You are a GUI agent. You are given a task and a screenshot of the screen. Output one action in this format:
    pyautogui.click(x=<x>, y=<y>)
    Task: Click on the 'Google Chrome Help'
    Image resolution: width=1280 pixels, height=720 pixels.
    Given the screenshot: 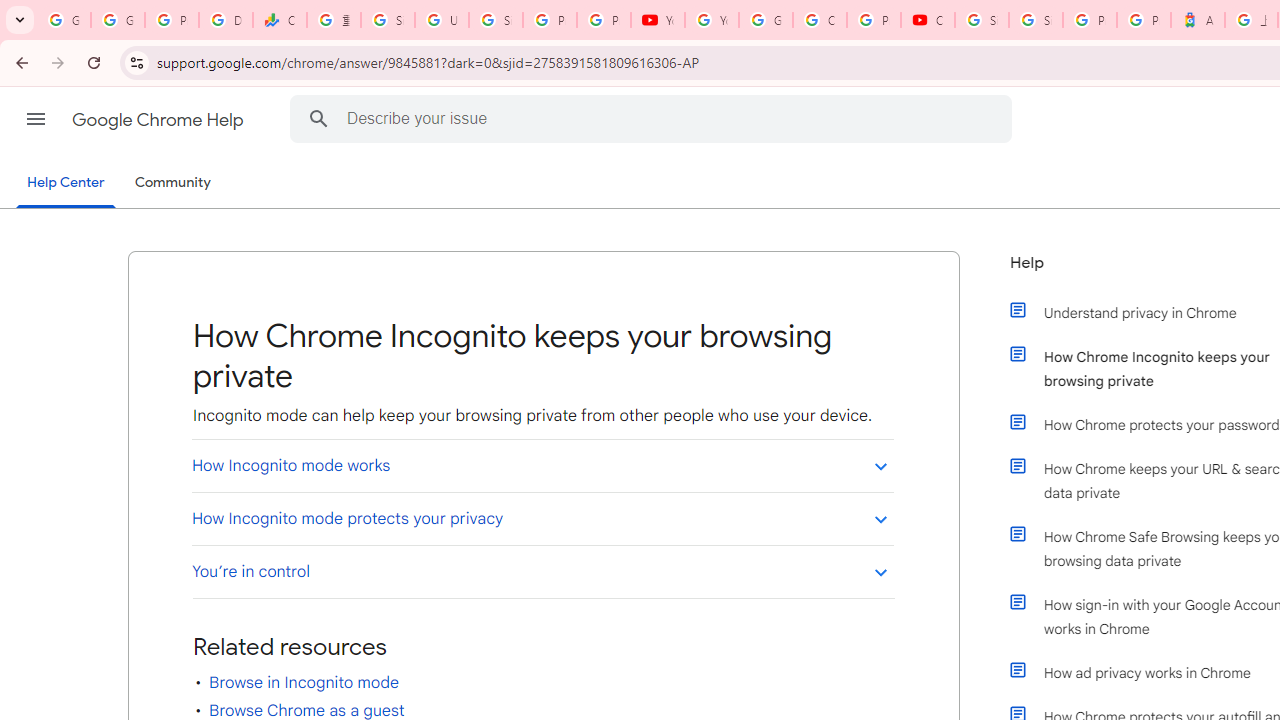 What is the action you would take?
    pyautogui.click(x=160, y=119)
    